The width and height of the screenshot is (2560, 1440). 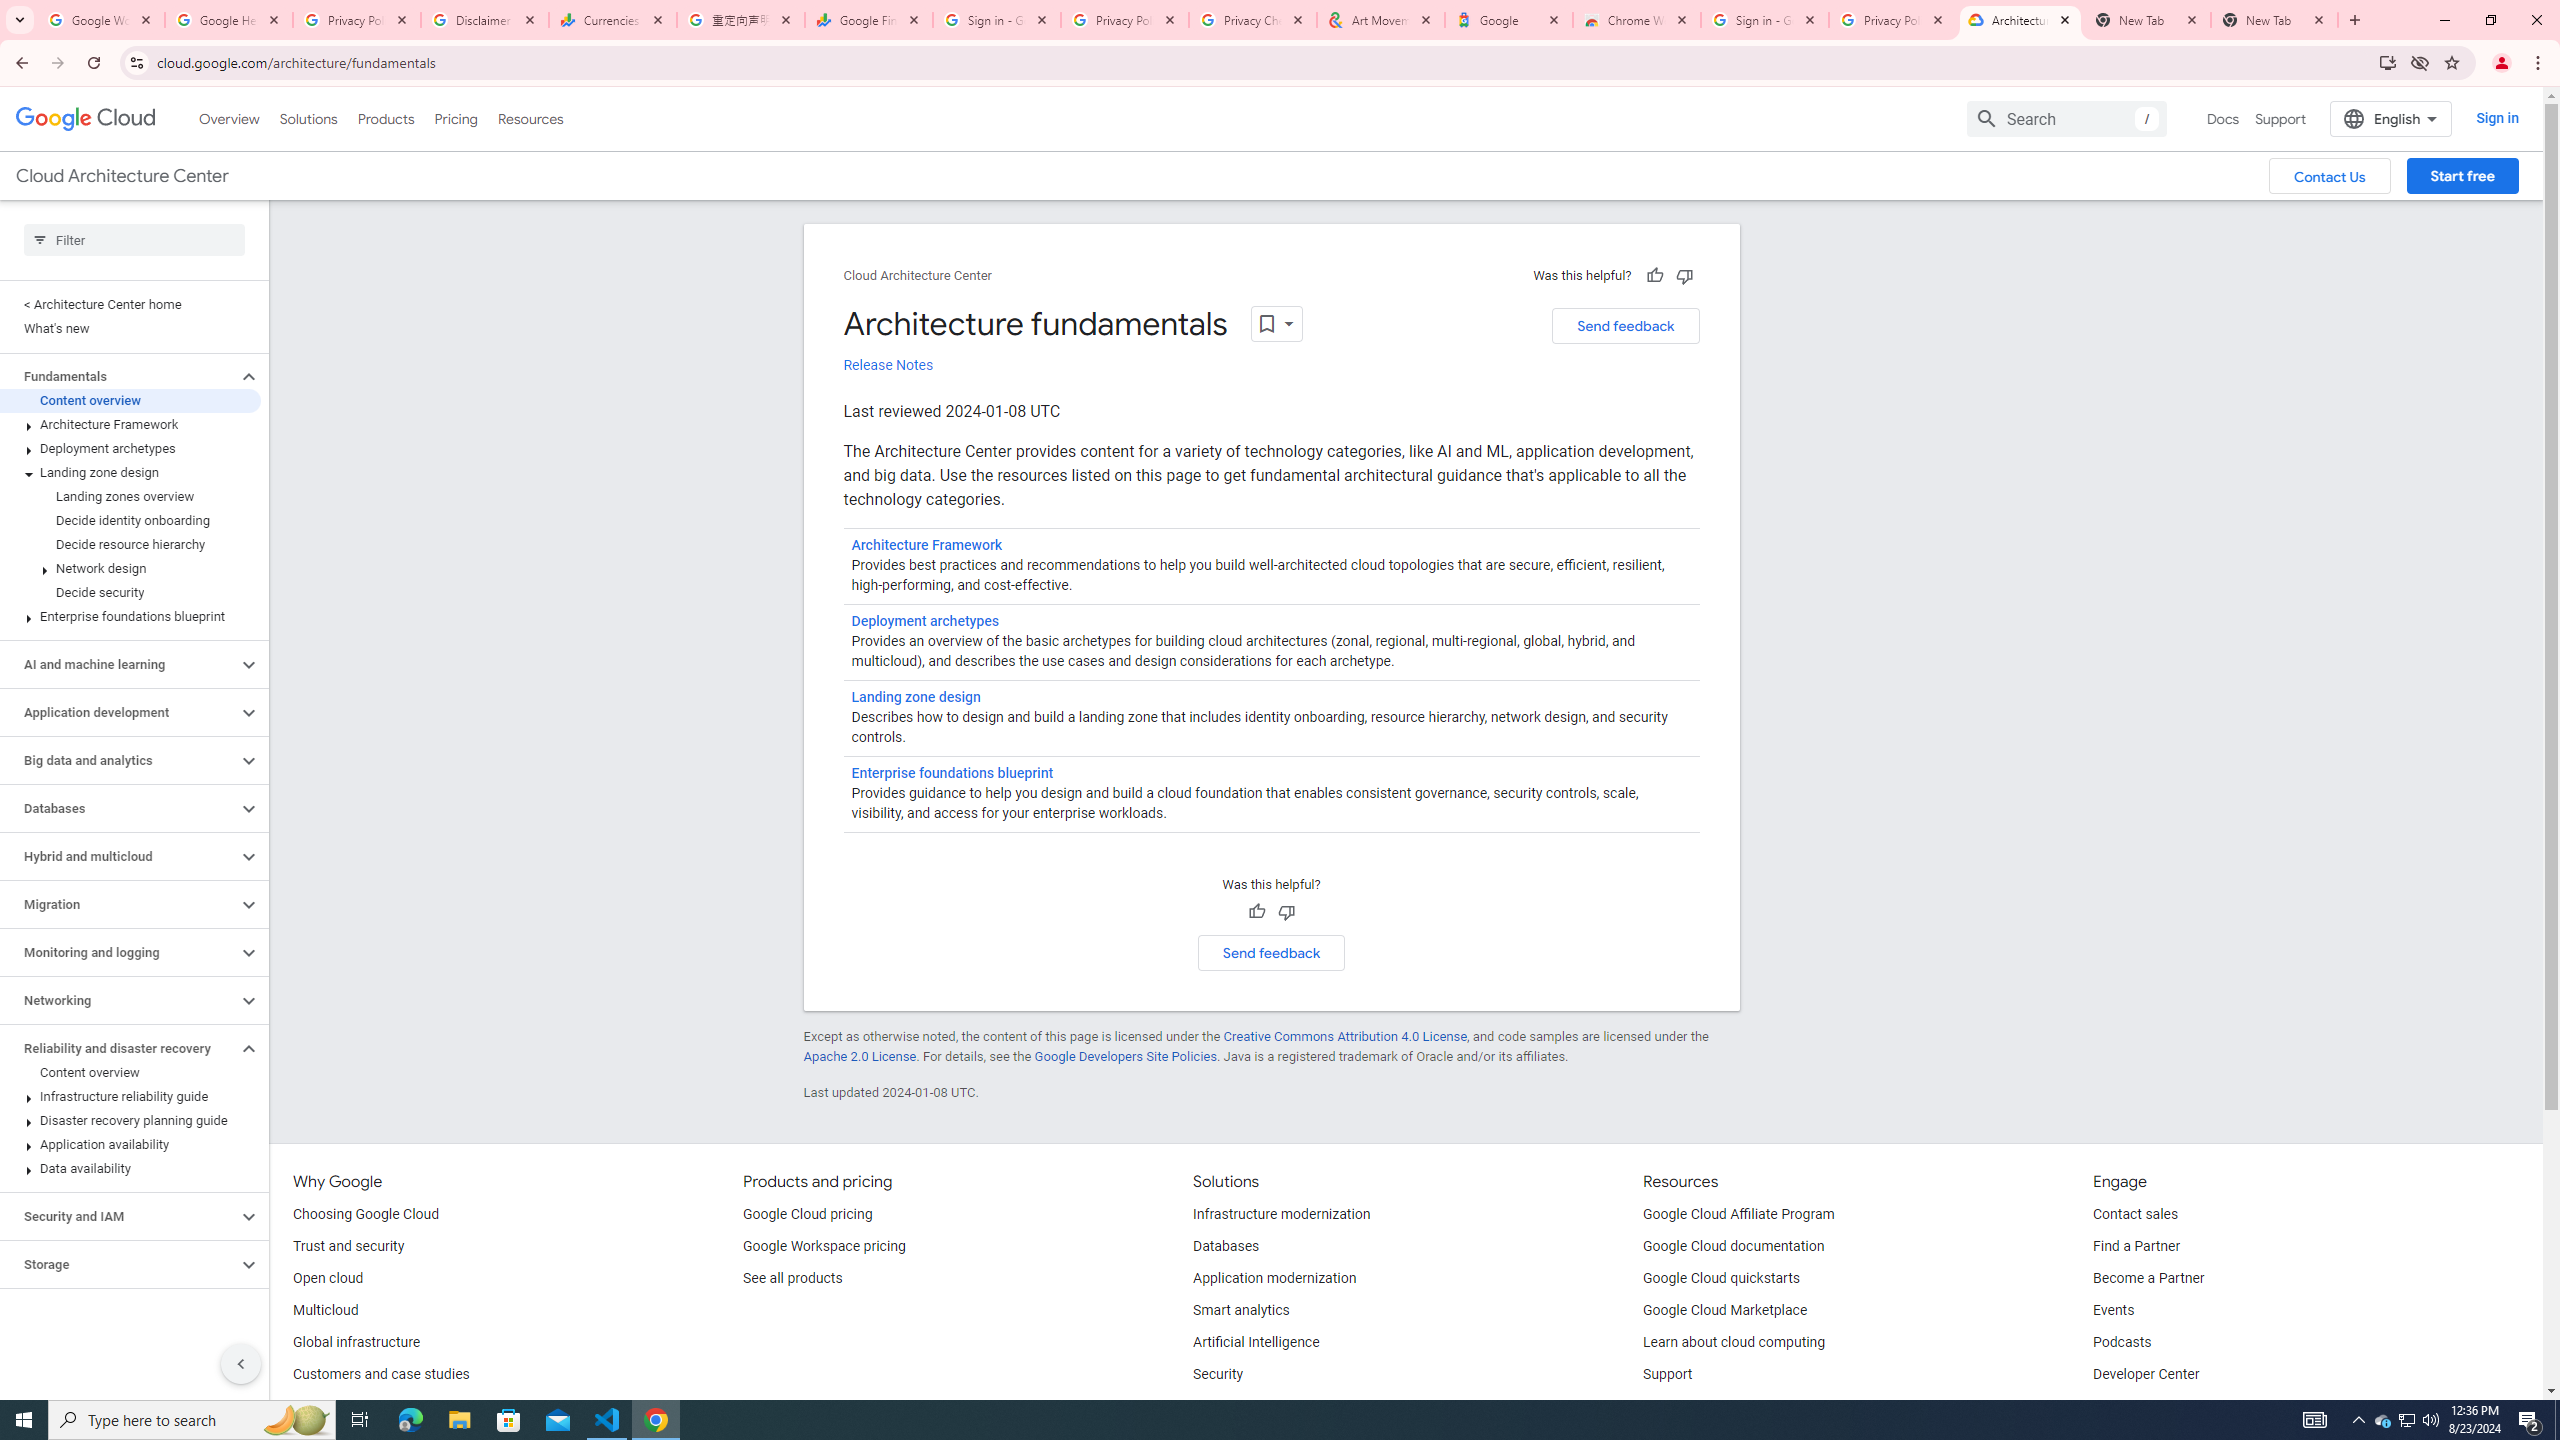 What do you see at coordinates (2388, 61) in the screenshot?
I see `'Install Google Cloud'` at bounding box center [2388, 61].